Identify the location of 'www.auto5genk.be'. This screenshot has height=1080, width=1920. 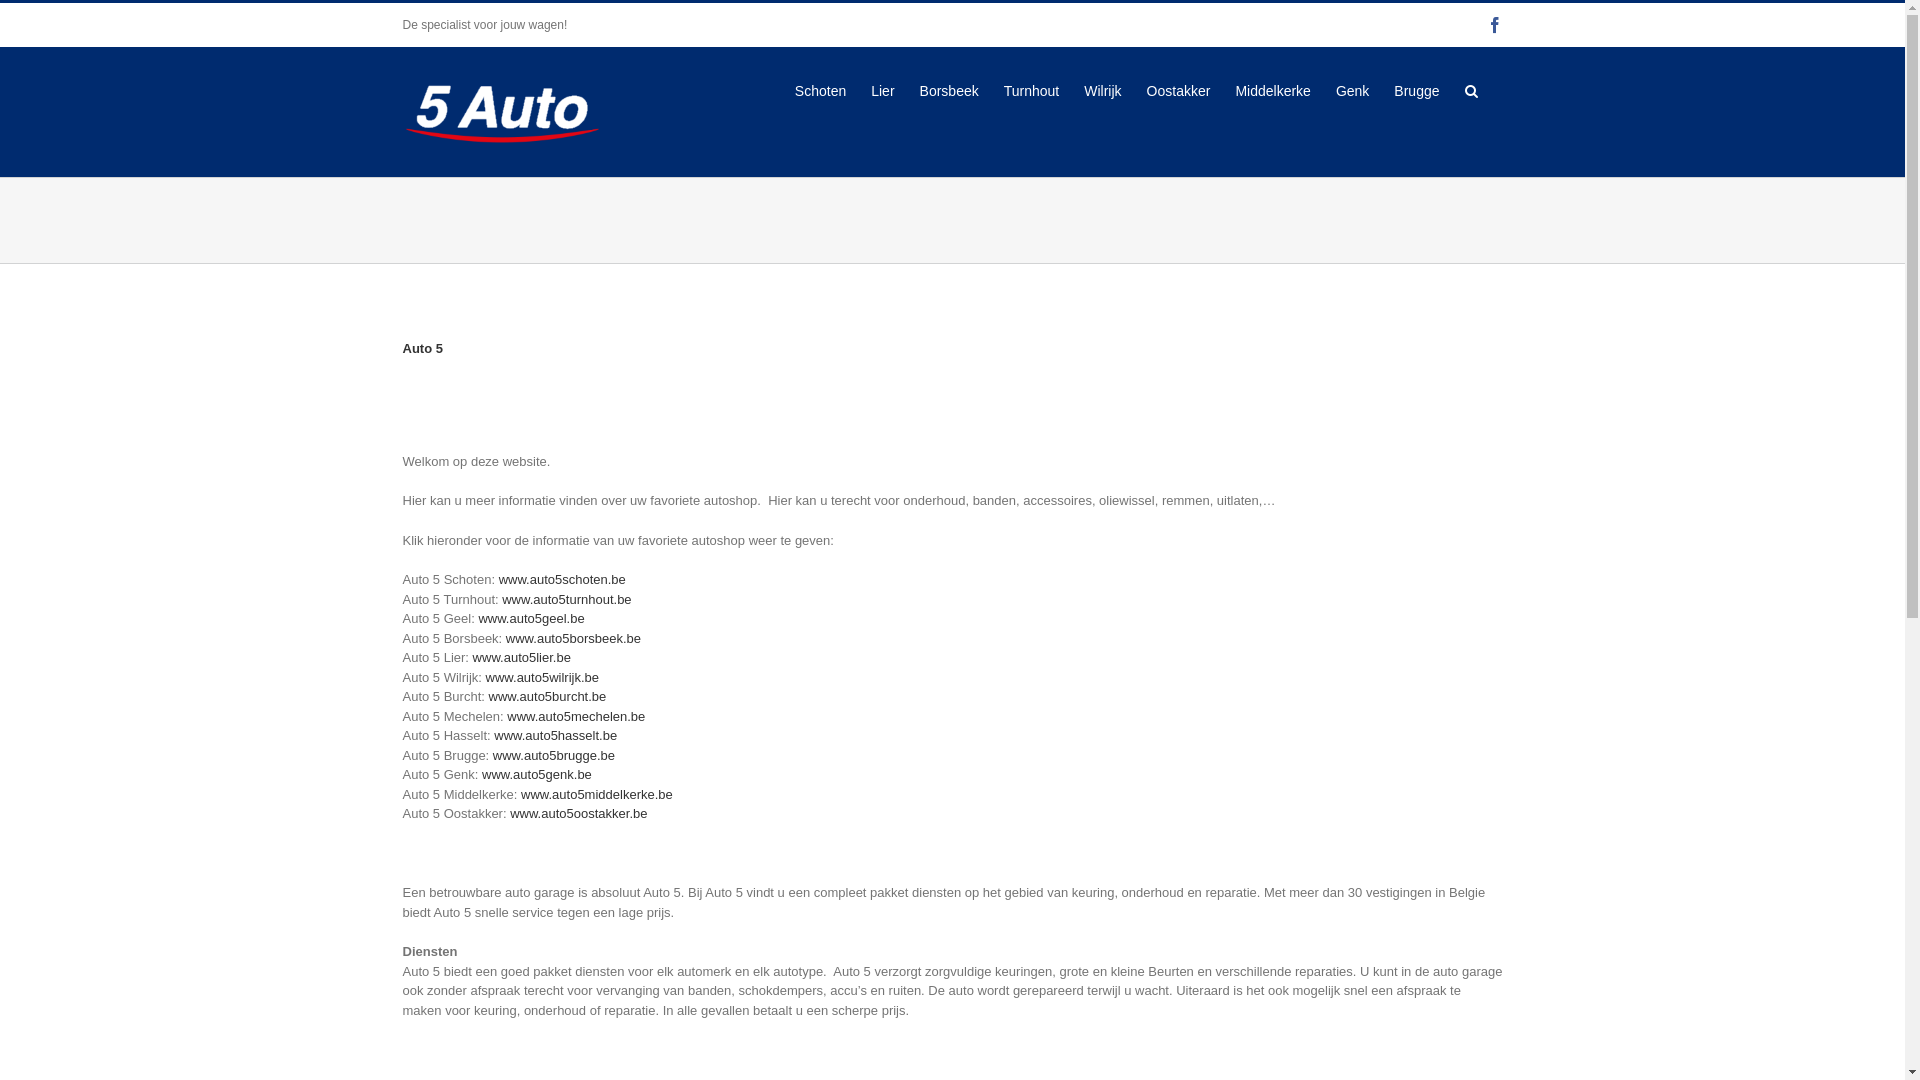
(481, 773).